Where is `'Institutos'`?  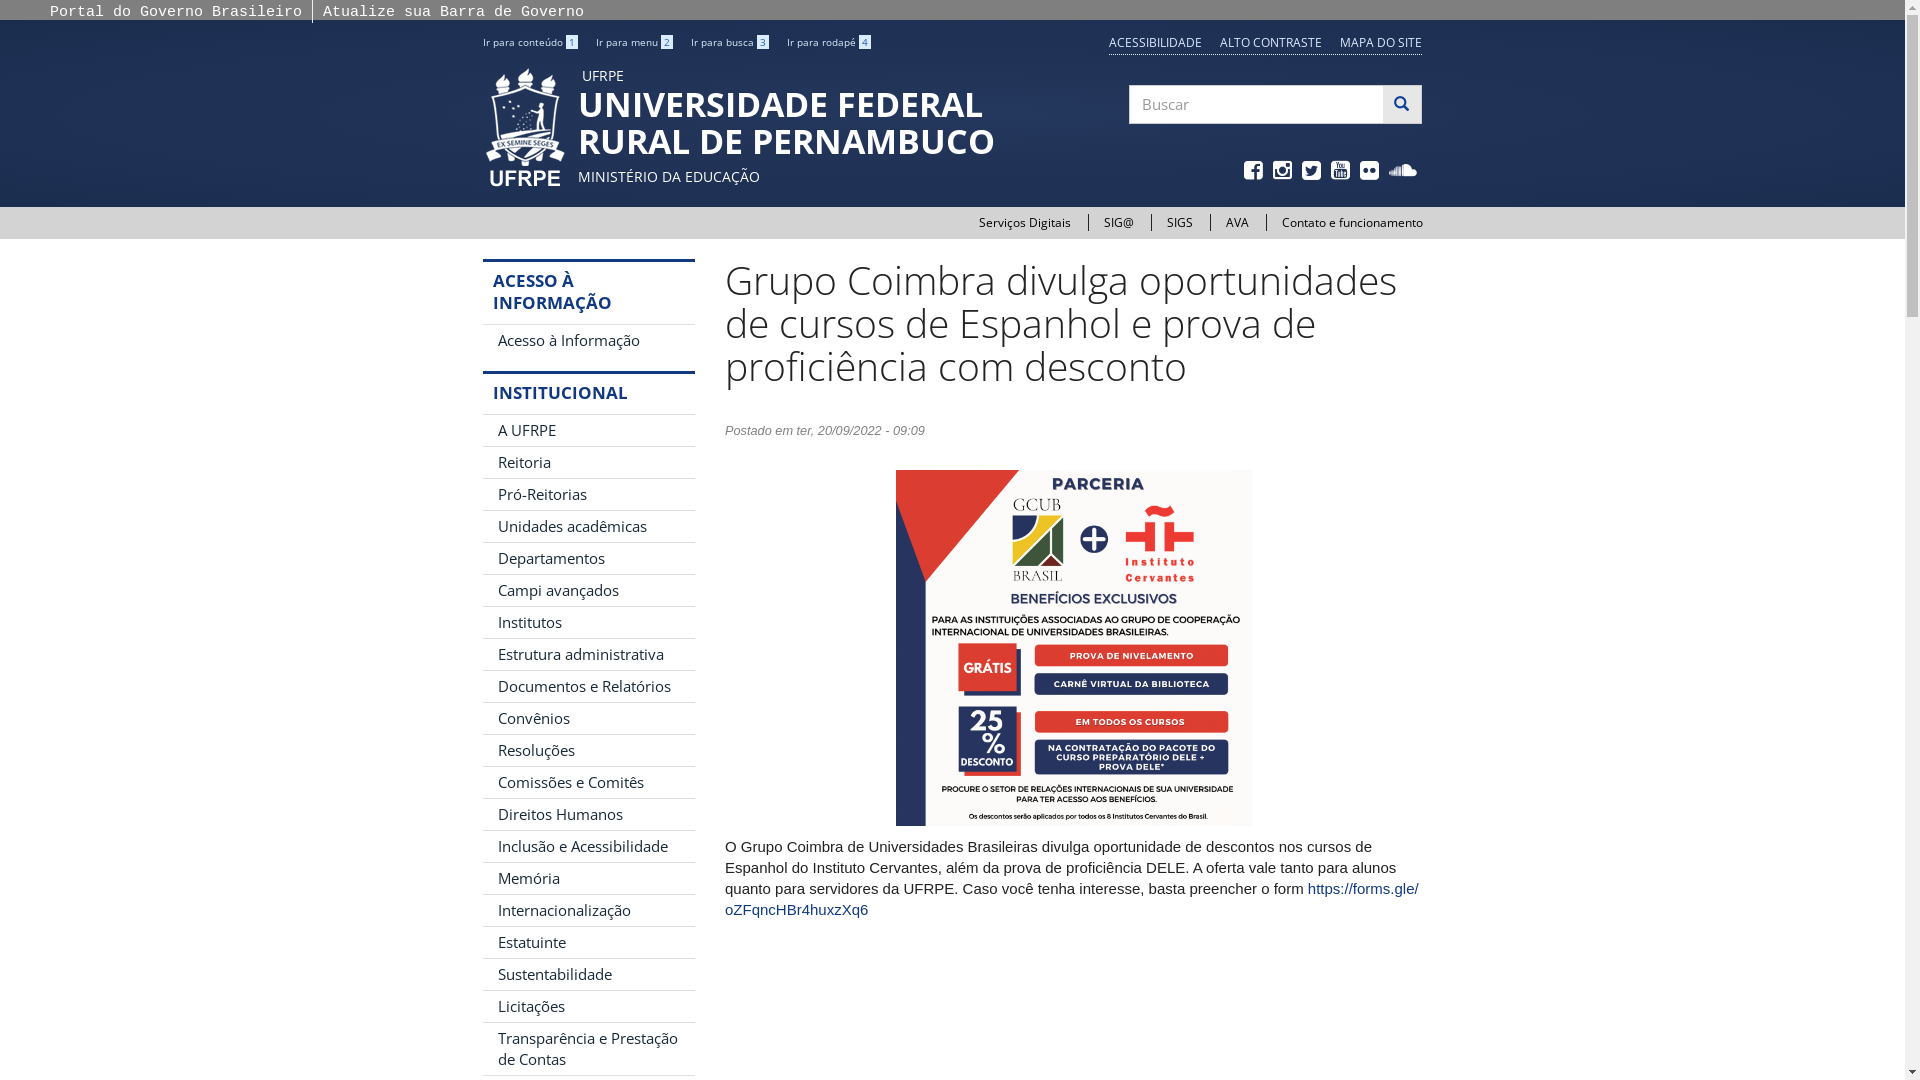
'Institutos' is located at coordinates (587, 621).